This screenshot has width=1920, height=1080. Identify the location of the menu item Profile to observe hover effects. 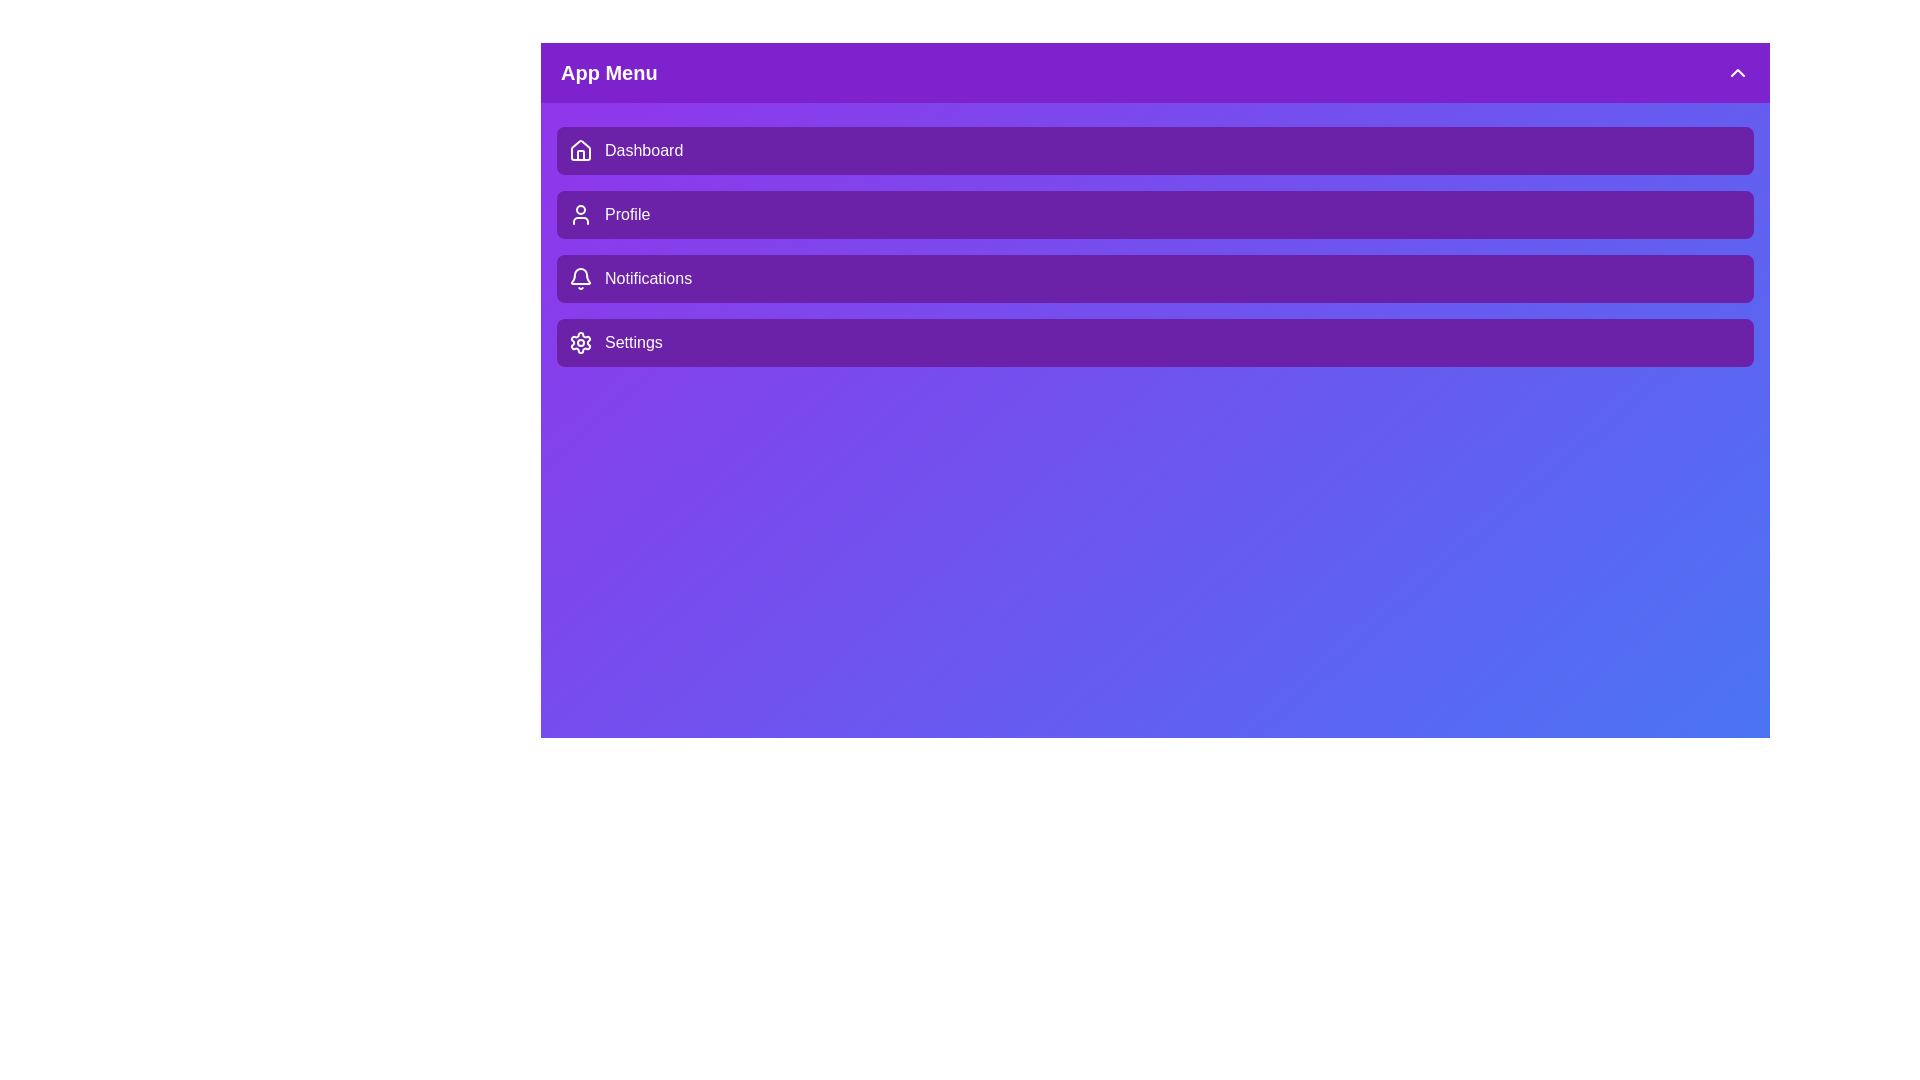
(1155, 215).